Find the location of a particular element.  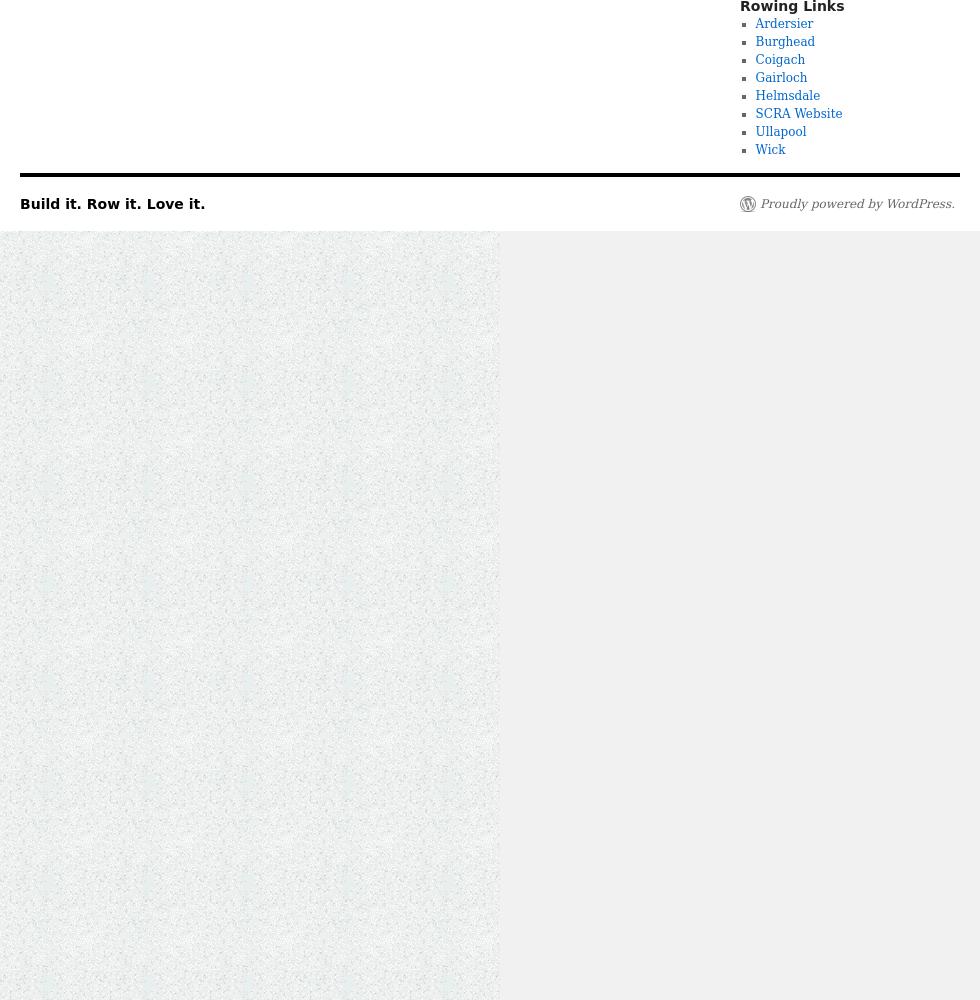

'Build it. Row it. Love it.' is located at coordinates (112, 203).